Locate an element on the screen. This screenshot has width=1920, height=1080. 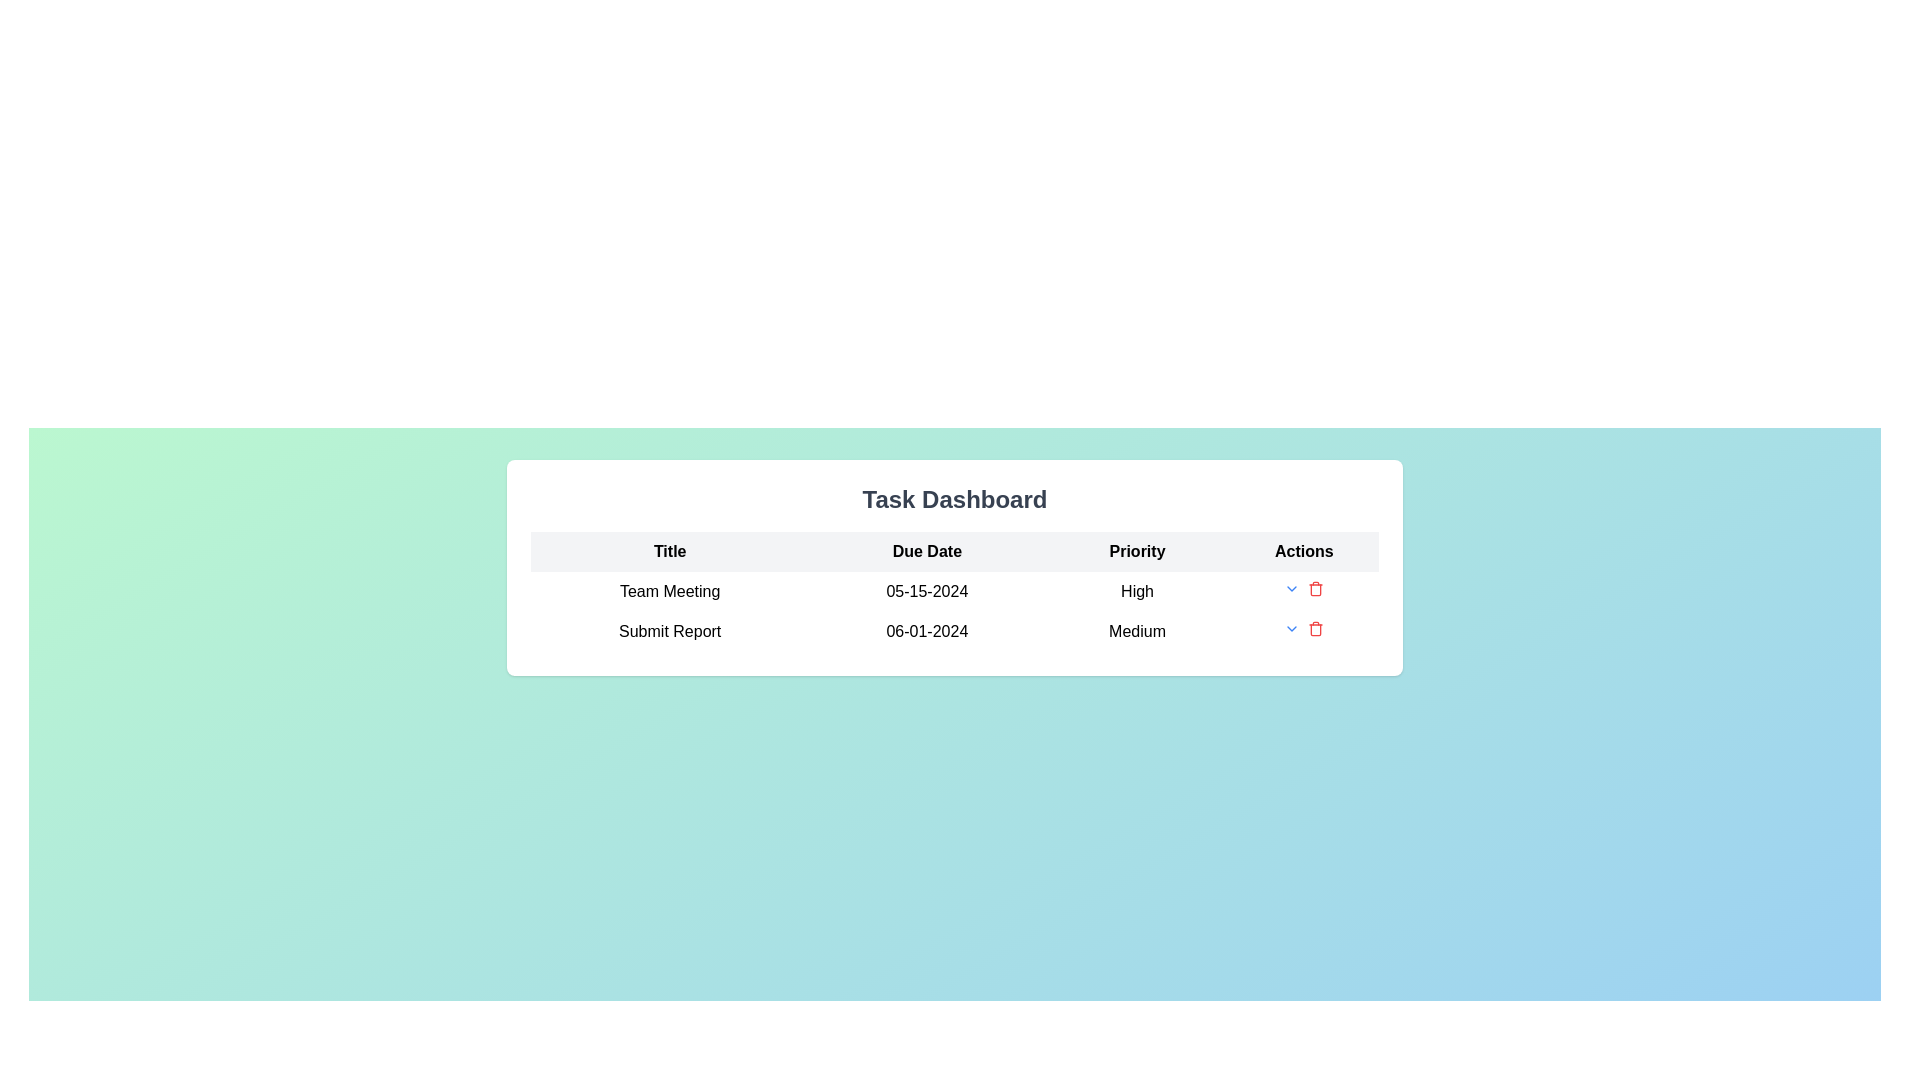
the text label displaying 'Medium' located in the second row under the 'Priority' column of the table, adjacent to '06-01-2024' is located at coordinates (1137, 632).